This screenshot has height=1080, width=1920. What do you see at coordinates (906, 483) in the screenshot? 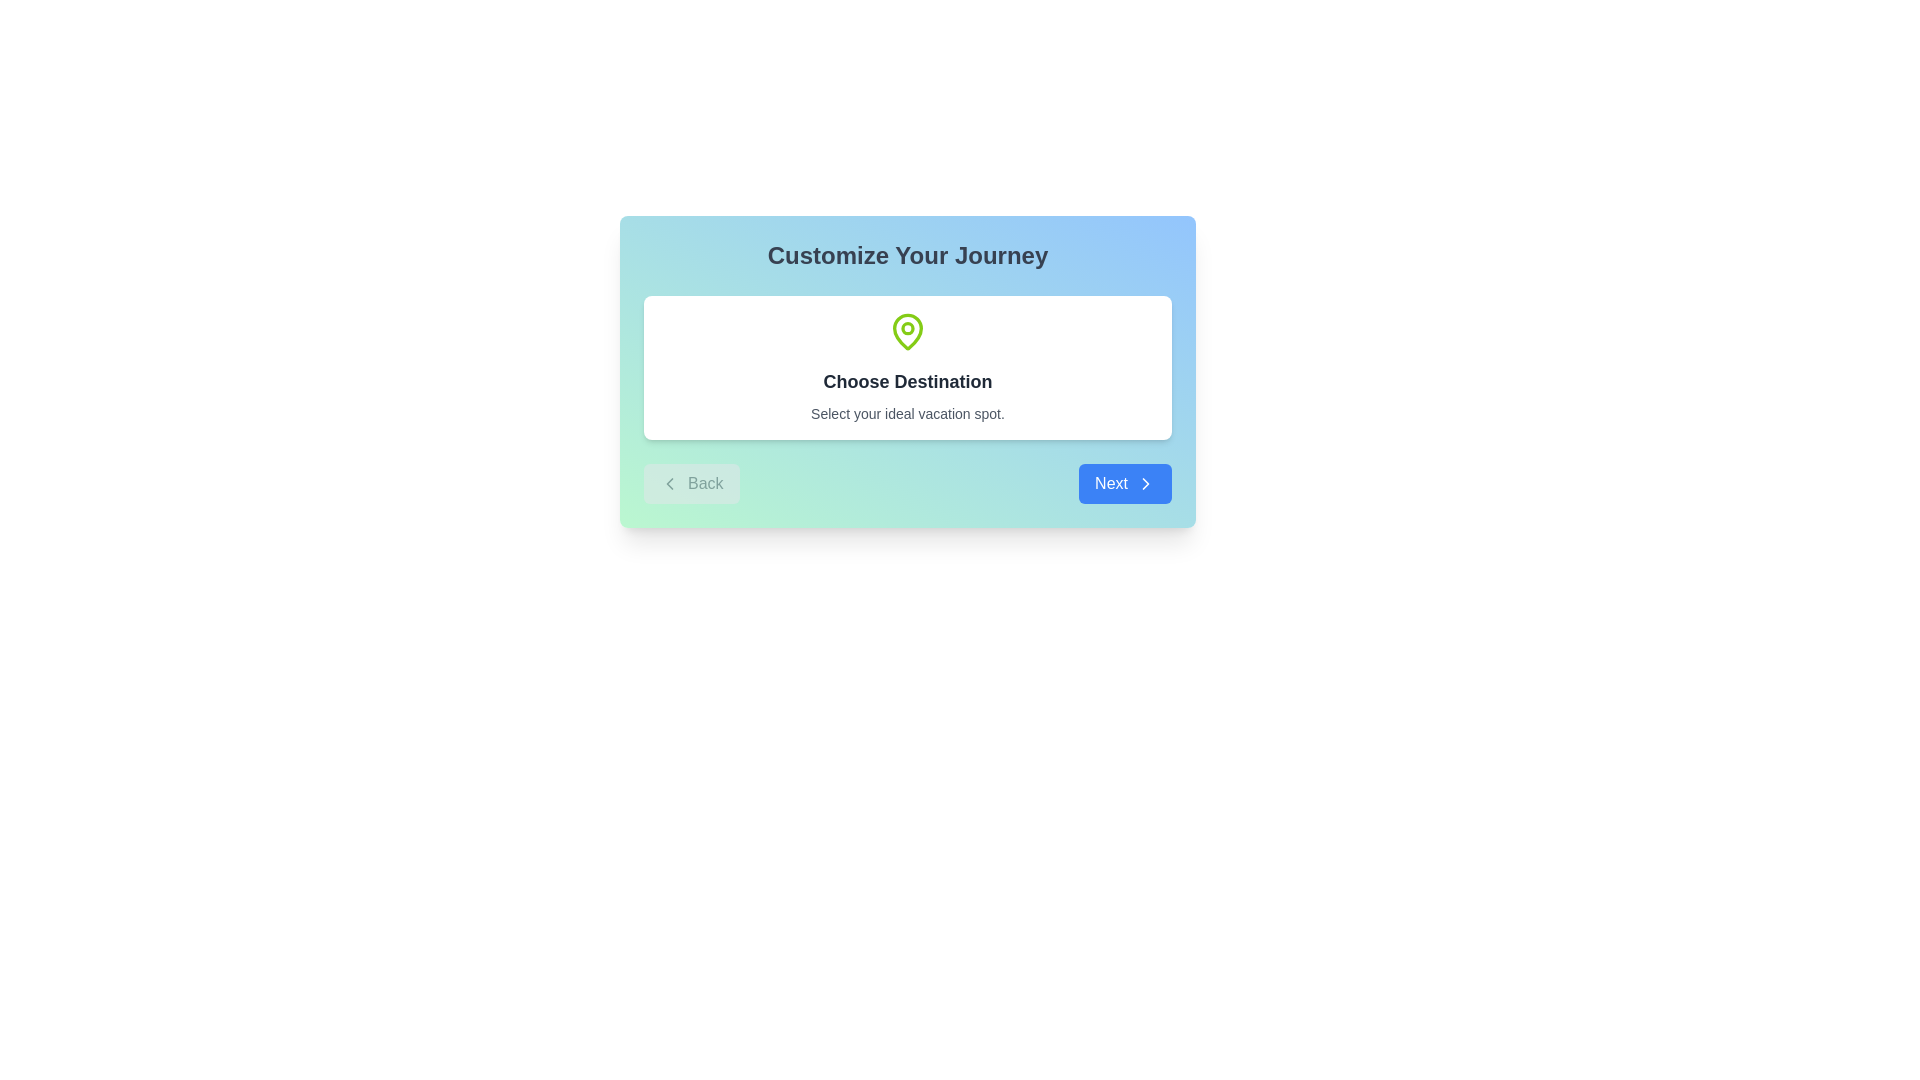
I see `the navigation bar located at the bottom section of the card element` at bounding box center [906, 483].